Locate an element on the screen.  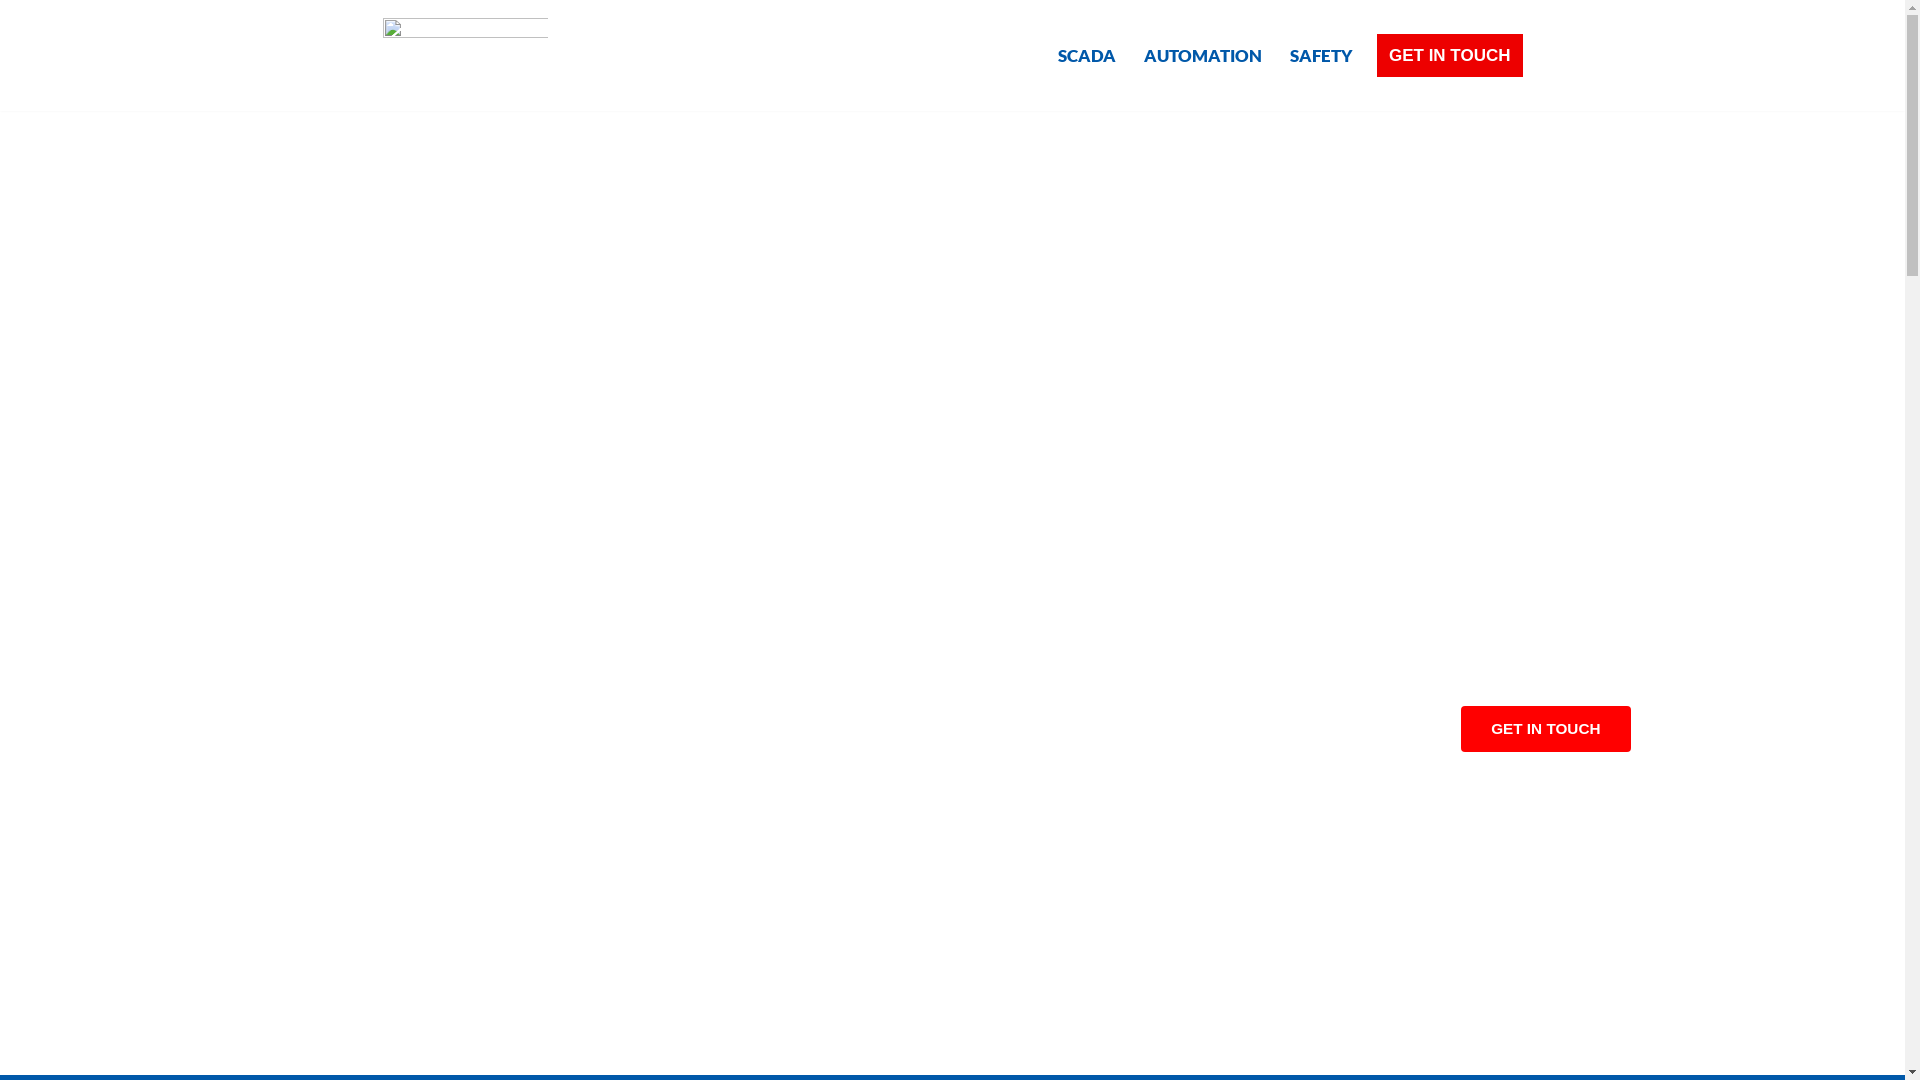
'GET IN TOUCH' is located at coordinates (1449, 54).